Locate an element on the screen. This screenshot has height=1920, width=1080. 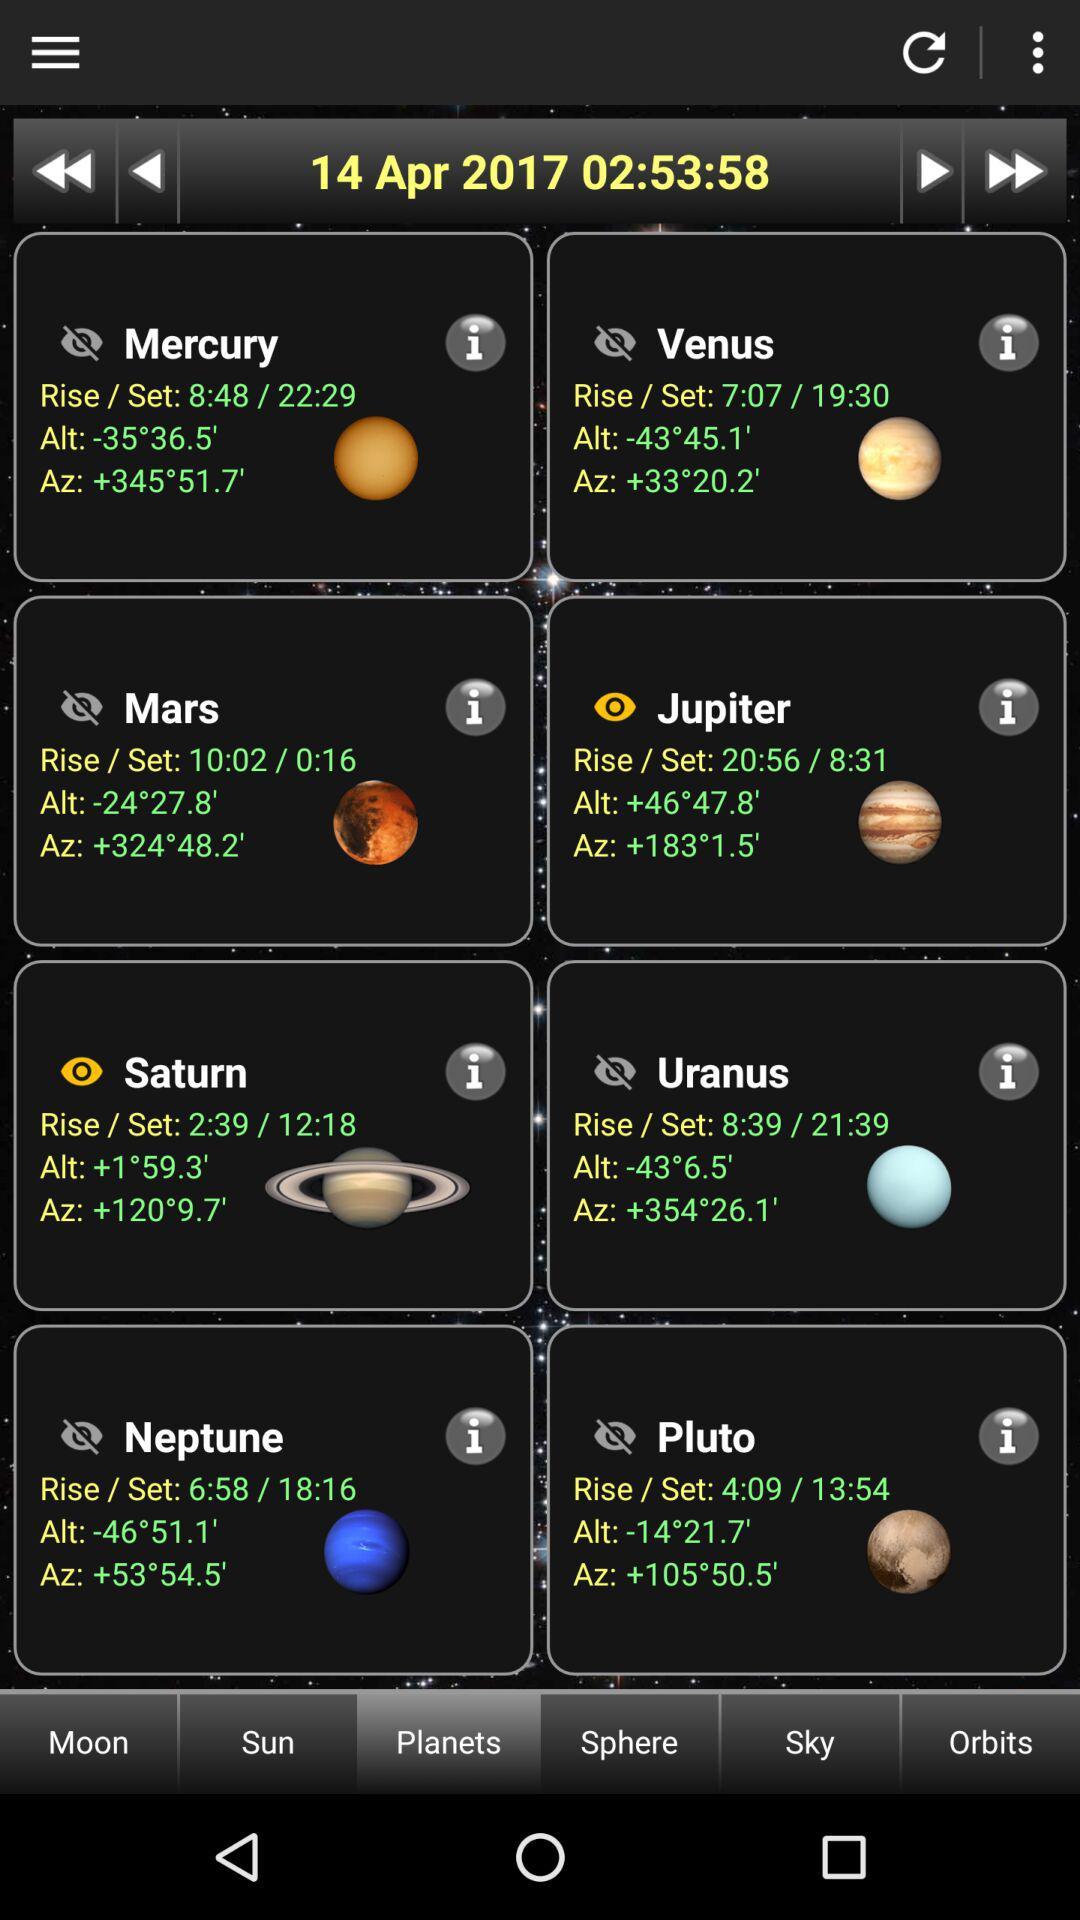
the play icon is located at coordinates (932, 171).